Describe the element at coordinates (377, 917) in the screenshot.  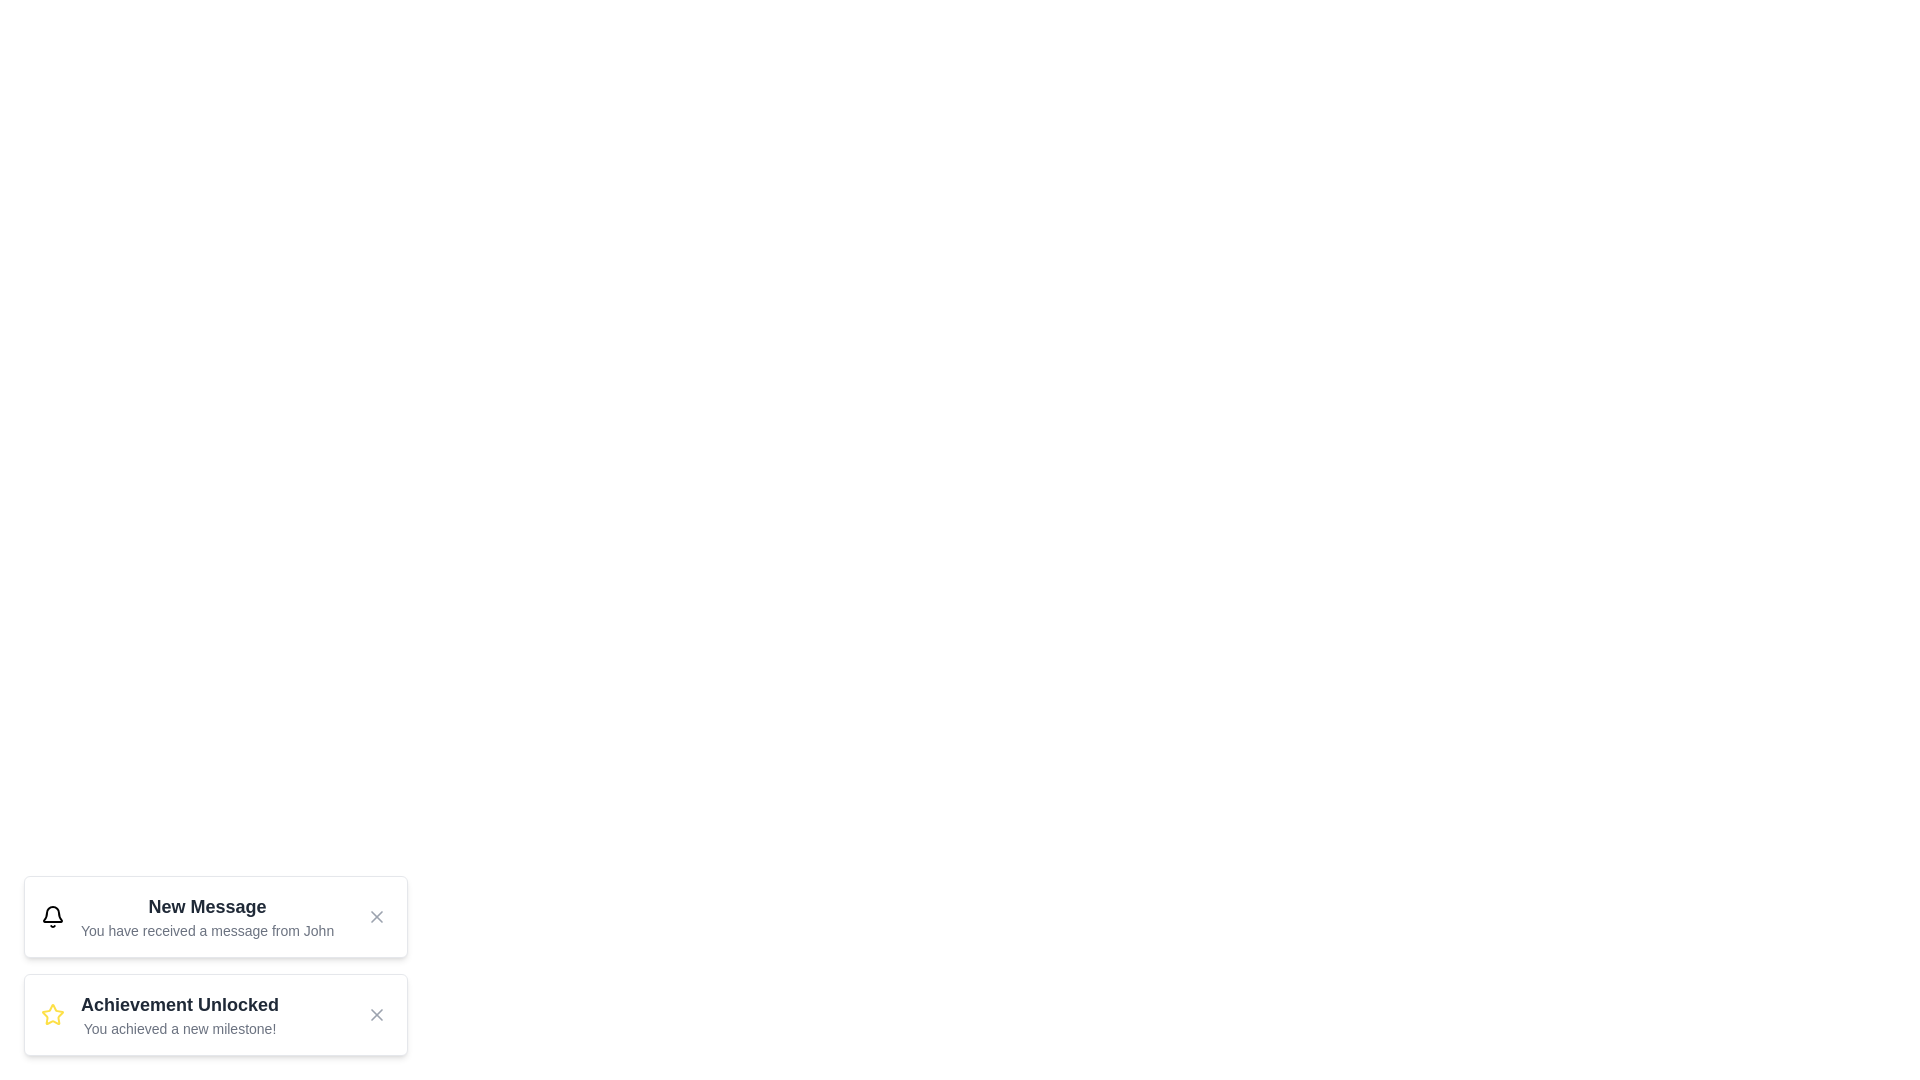
I see `the close button of the notification with title New Message` at that location.